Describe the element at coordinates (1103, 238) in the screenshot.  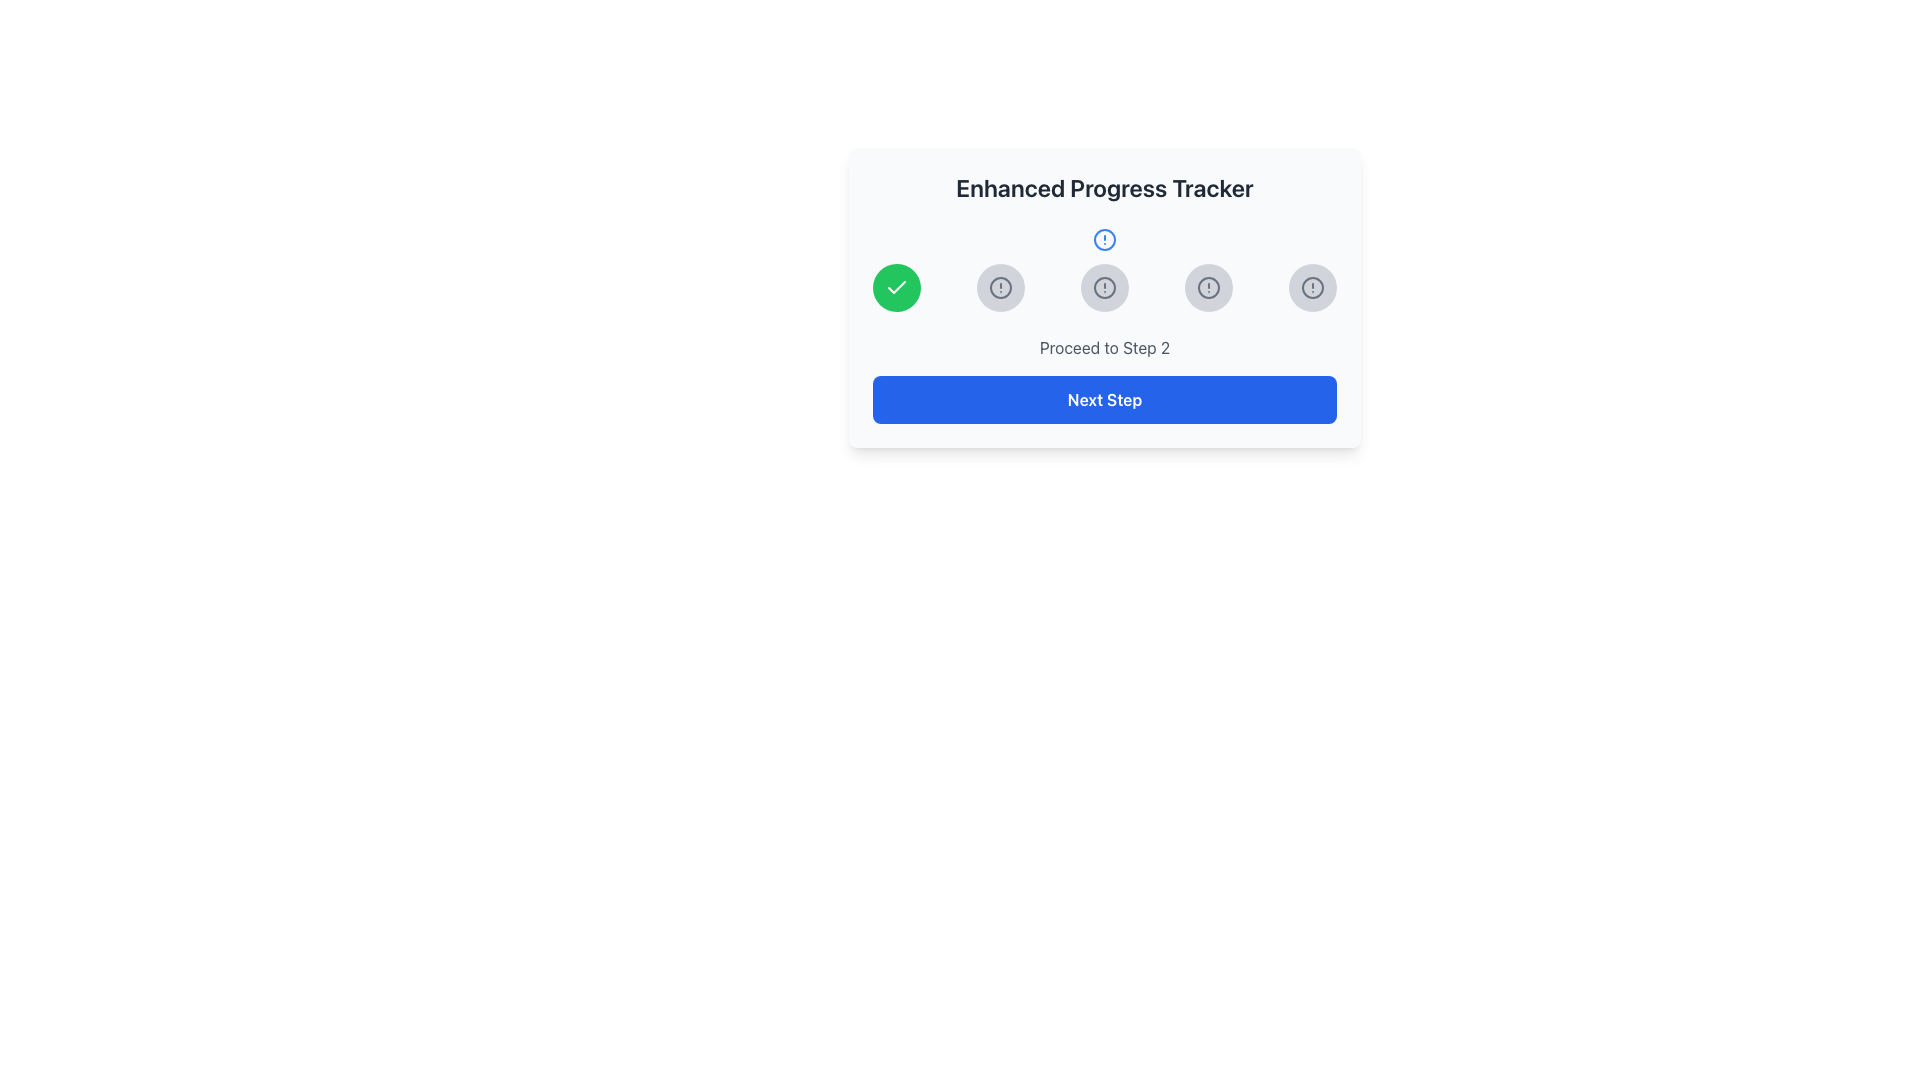
I see `the graphic element representing progress in the second circular button under the 'Enhanced Progress Tracker' label` at that location.